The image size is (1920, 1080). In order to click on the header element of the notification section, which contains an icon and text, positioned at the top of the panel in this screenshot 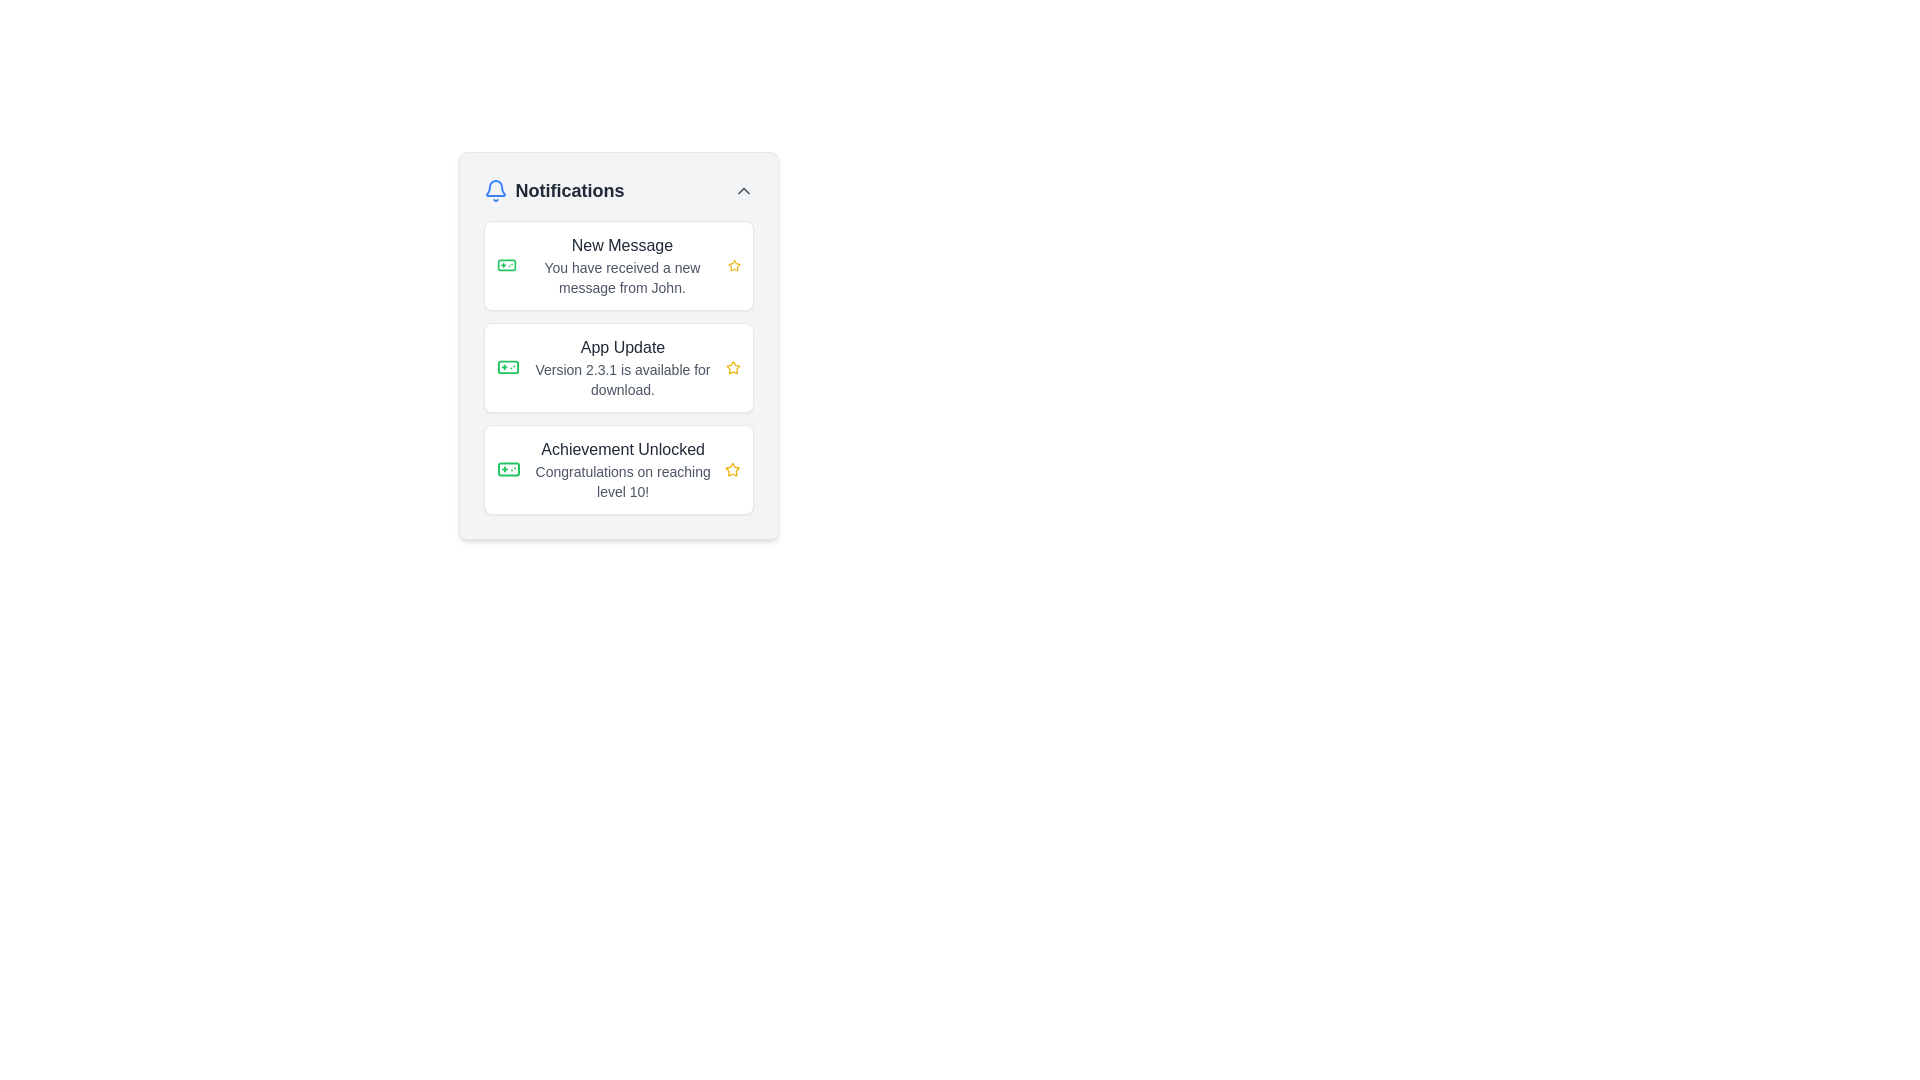, I will do `click(553, 191)`.